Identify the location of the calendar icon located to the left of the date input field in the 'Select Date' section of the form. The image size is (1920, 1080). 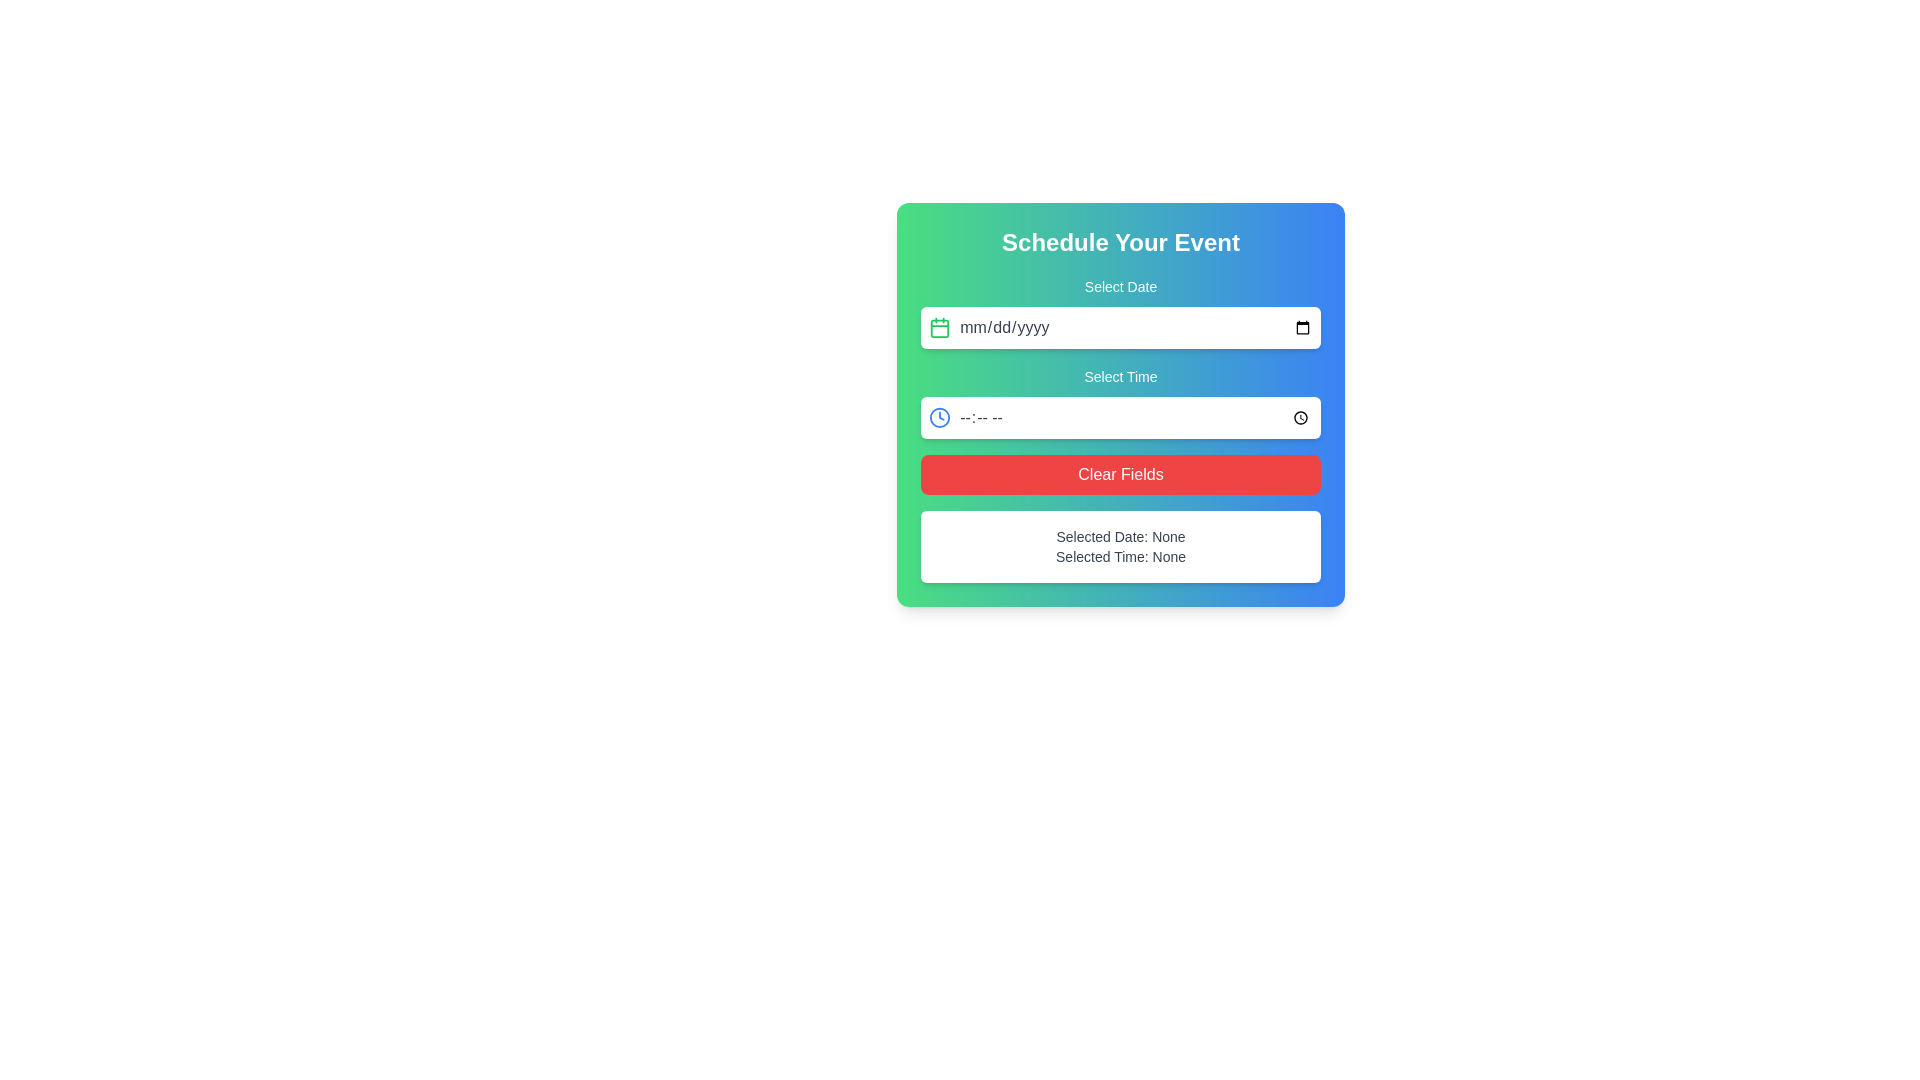
(939, 326).